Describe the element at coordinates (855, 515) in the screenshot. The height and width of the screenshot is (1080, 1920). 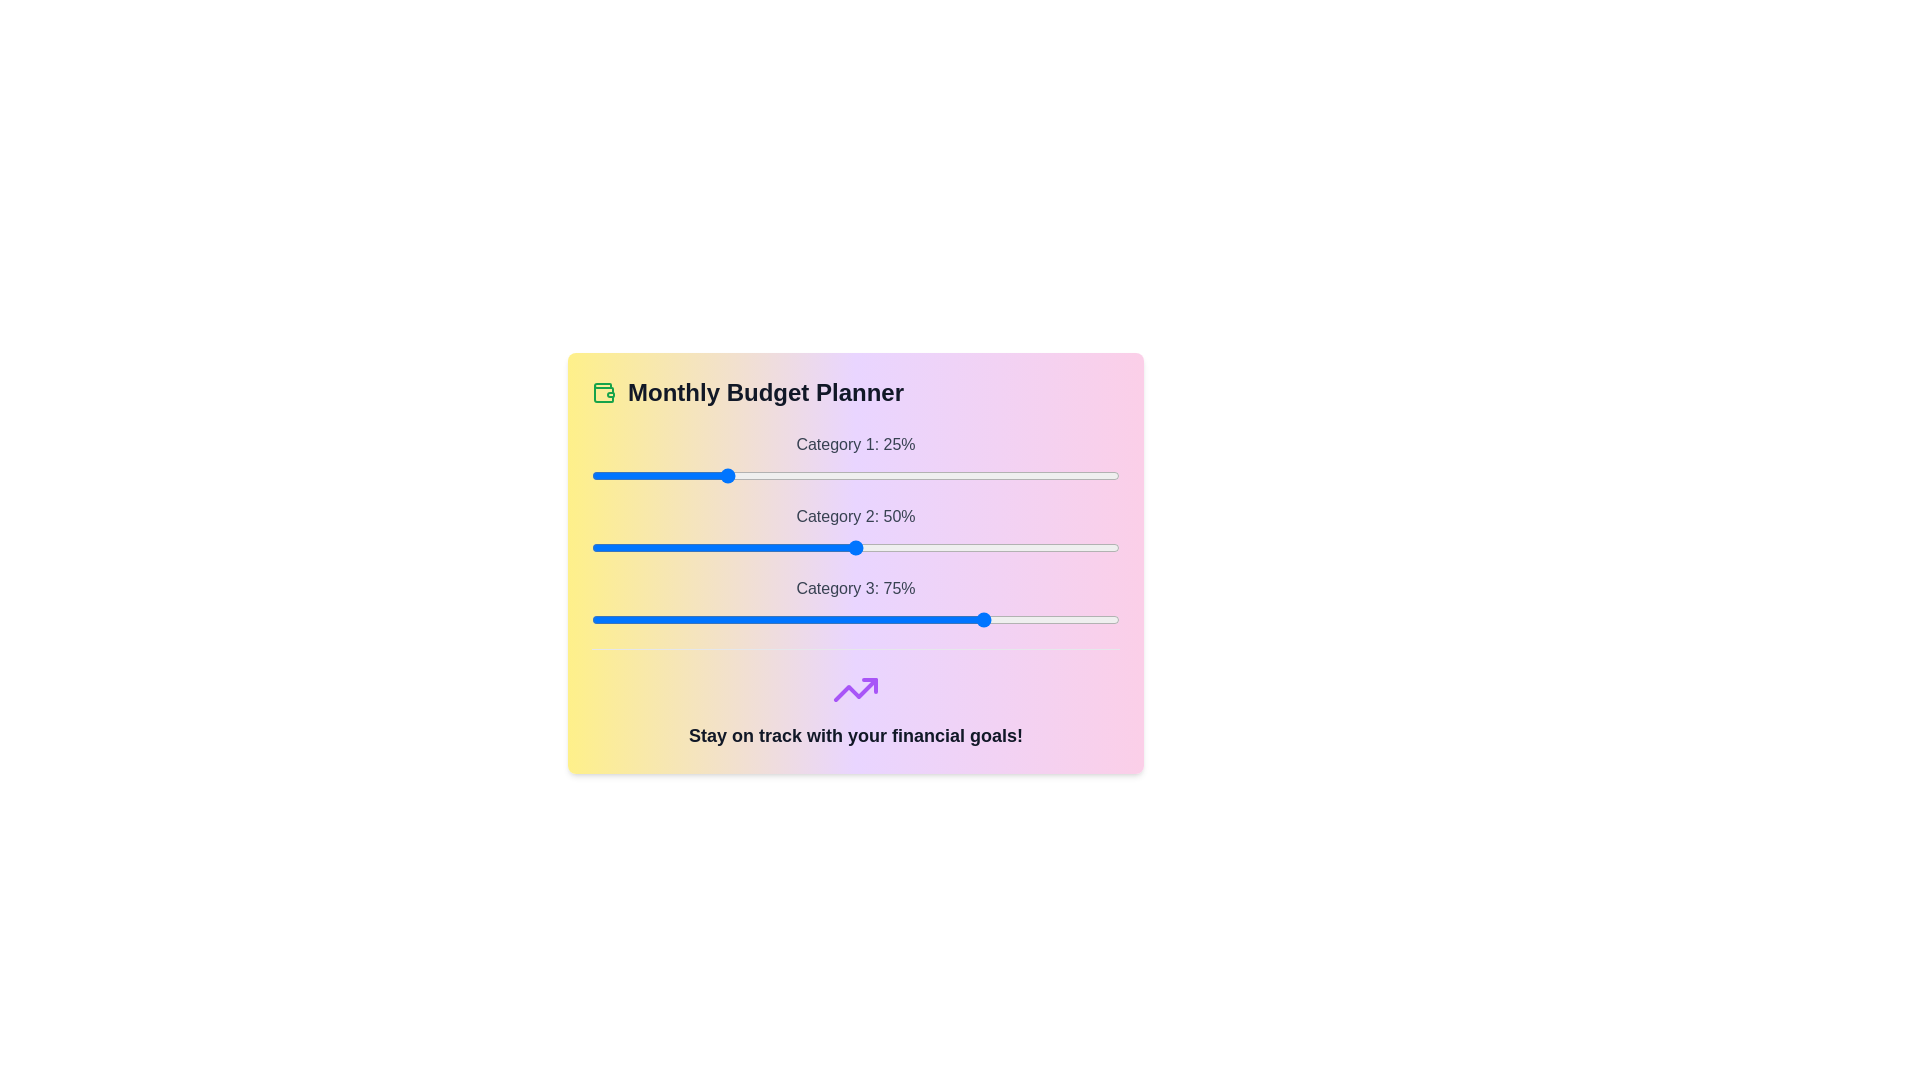
I see `the label for Category 2 to highlight it` at that location.